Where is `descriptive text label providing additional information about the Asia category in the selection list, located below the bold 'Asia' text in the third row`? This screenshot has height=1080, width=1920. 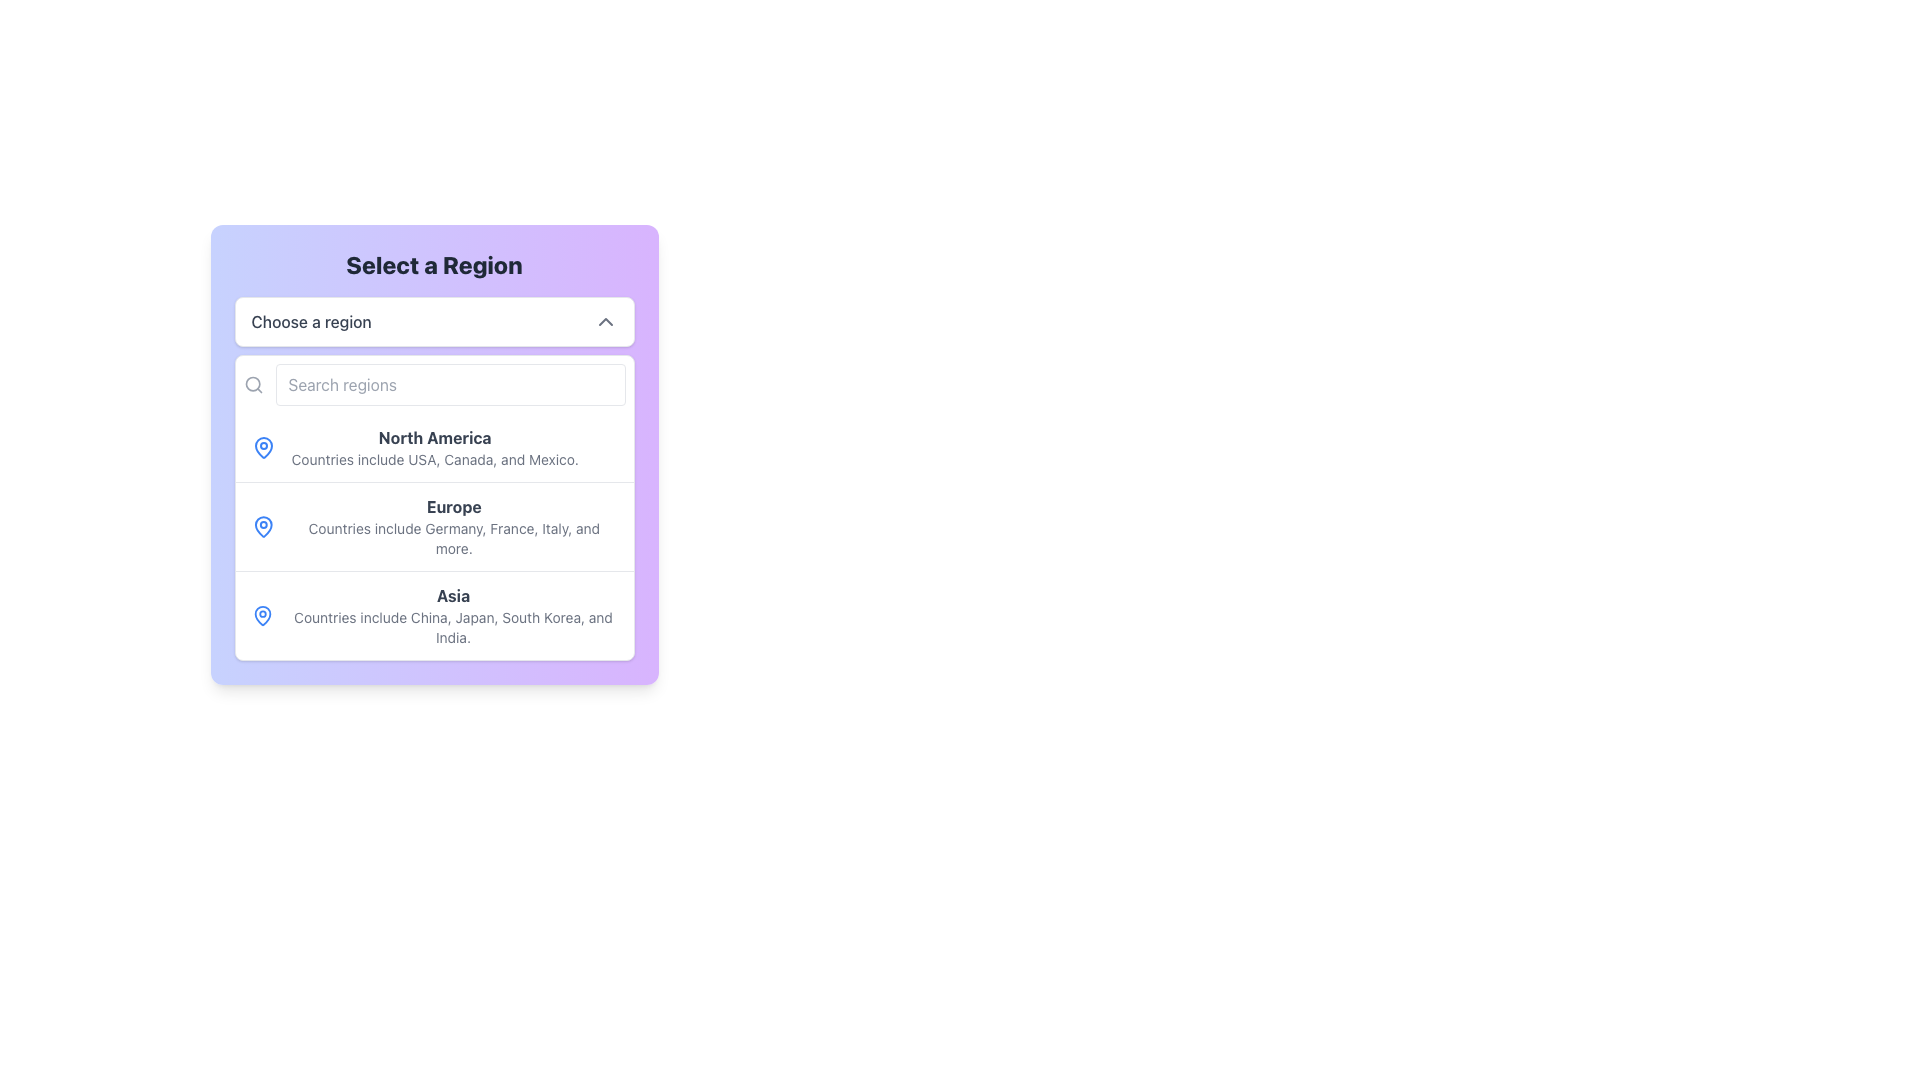
descriptive text label providing additional information about the Asia category in the selection list, located below the bold 'Asia' text in the third row is located at coordinates (452, 627).